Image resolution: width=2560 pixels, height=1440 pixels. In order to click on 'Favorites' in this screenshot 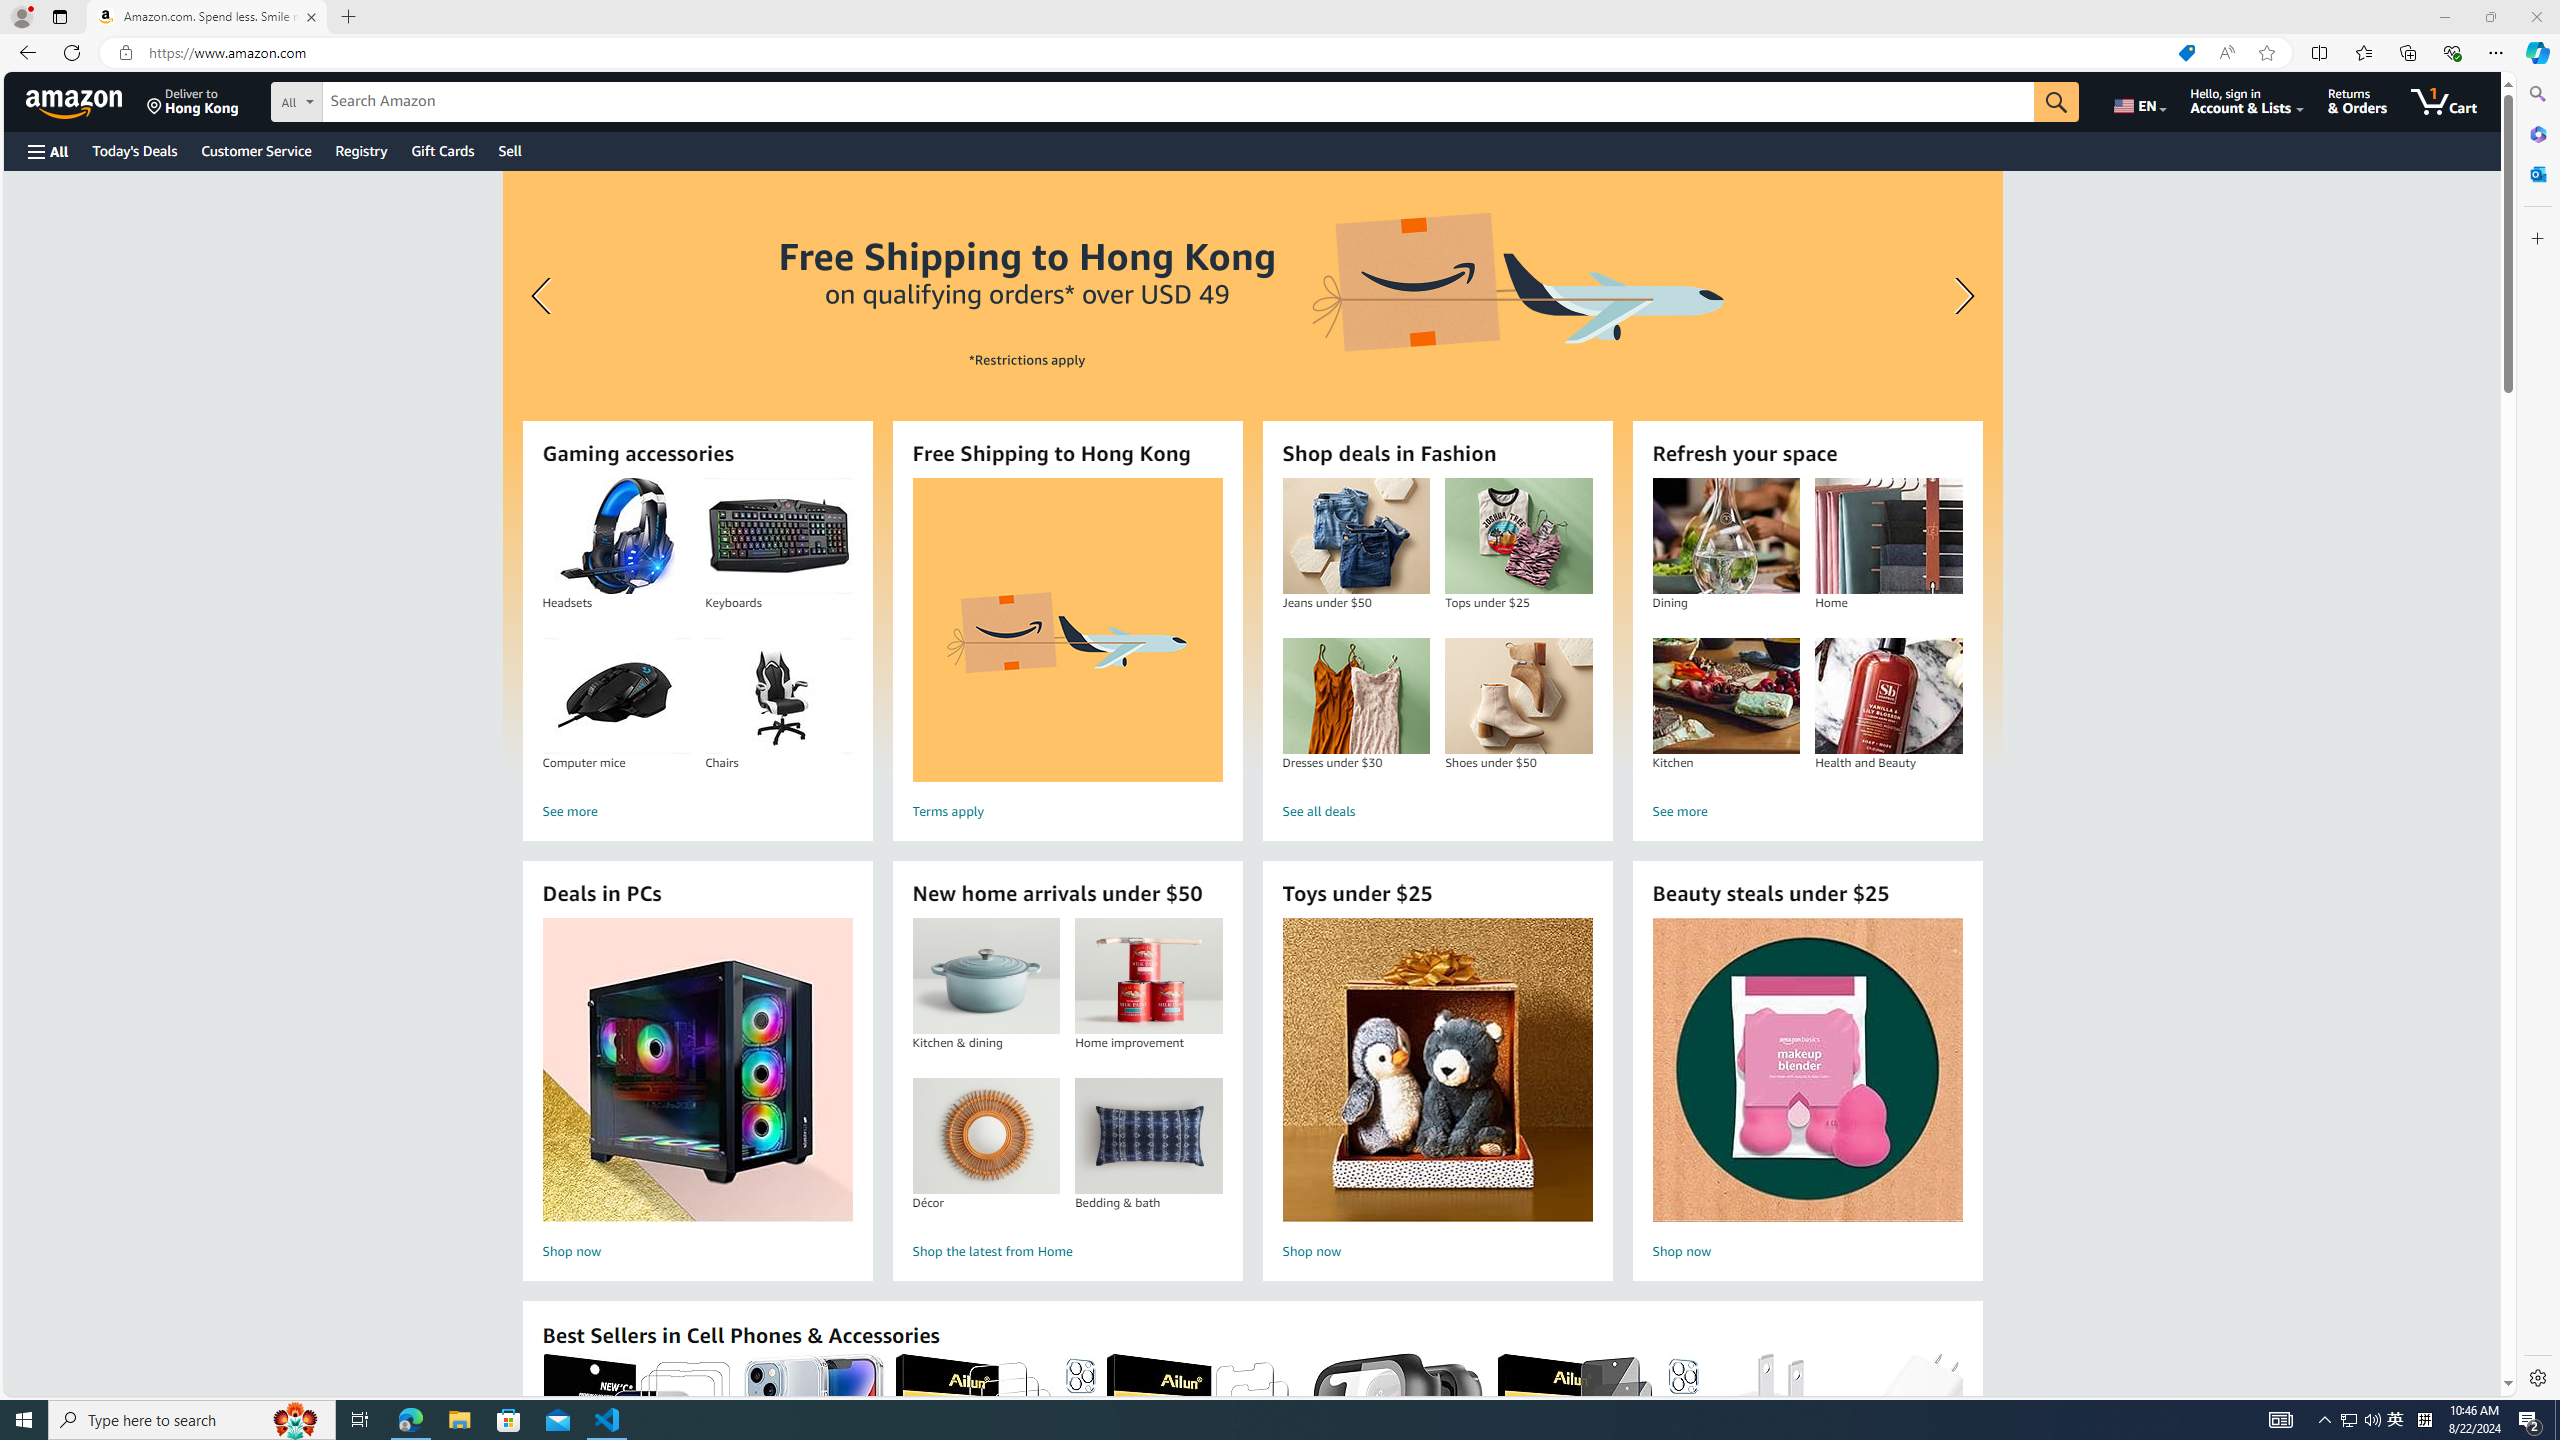, I will do `click(2364, 51)`.